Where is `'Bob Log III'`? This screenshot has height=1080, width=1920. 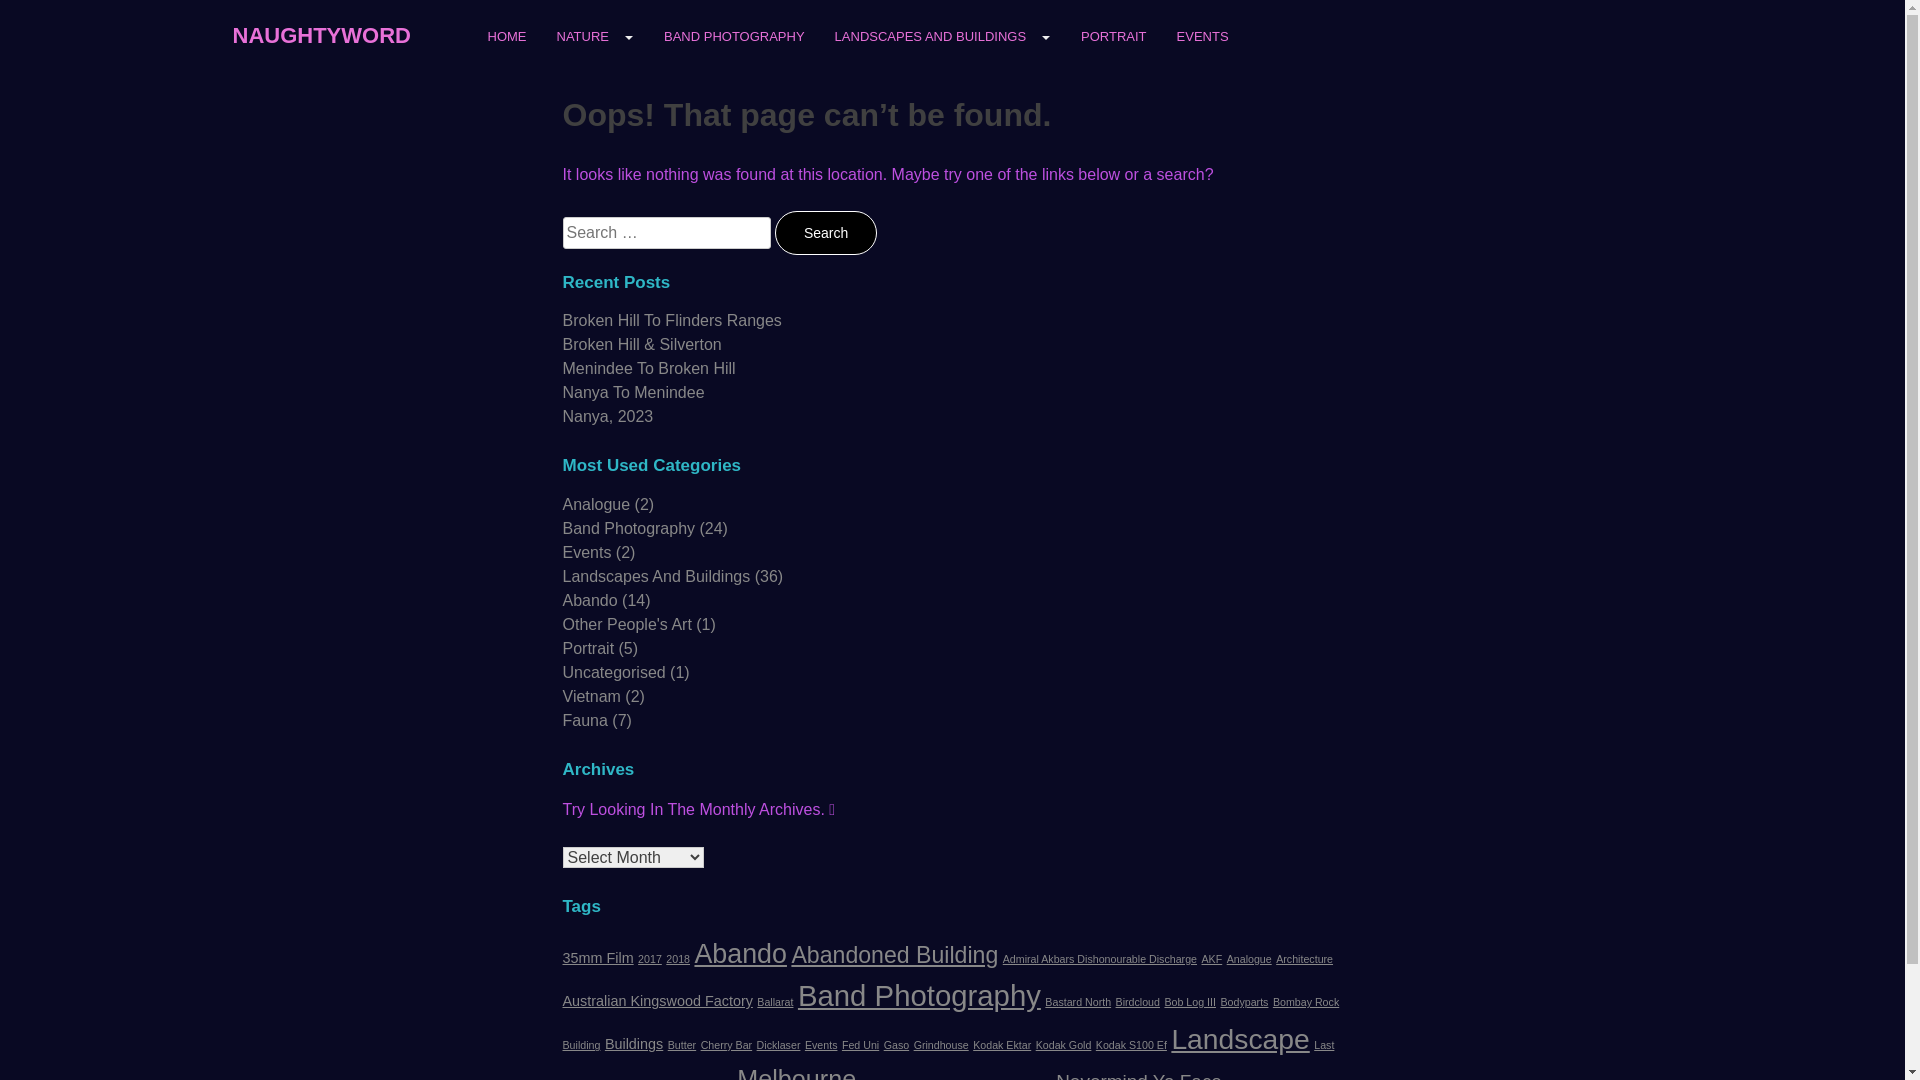
'Bob Log III' is located at coordinates (1190, 1002).